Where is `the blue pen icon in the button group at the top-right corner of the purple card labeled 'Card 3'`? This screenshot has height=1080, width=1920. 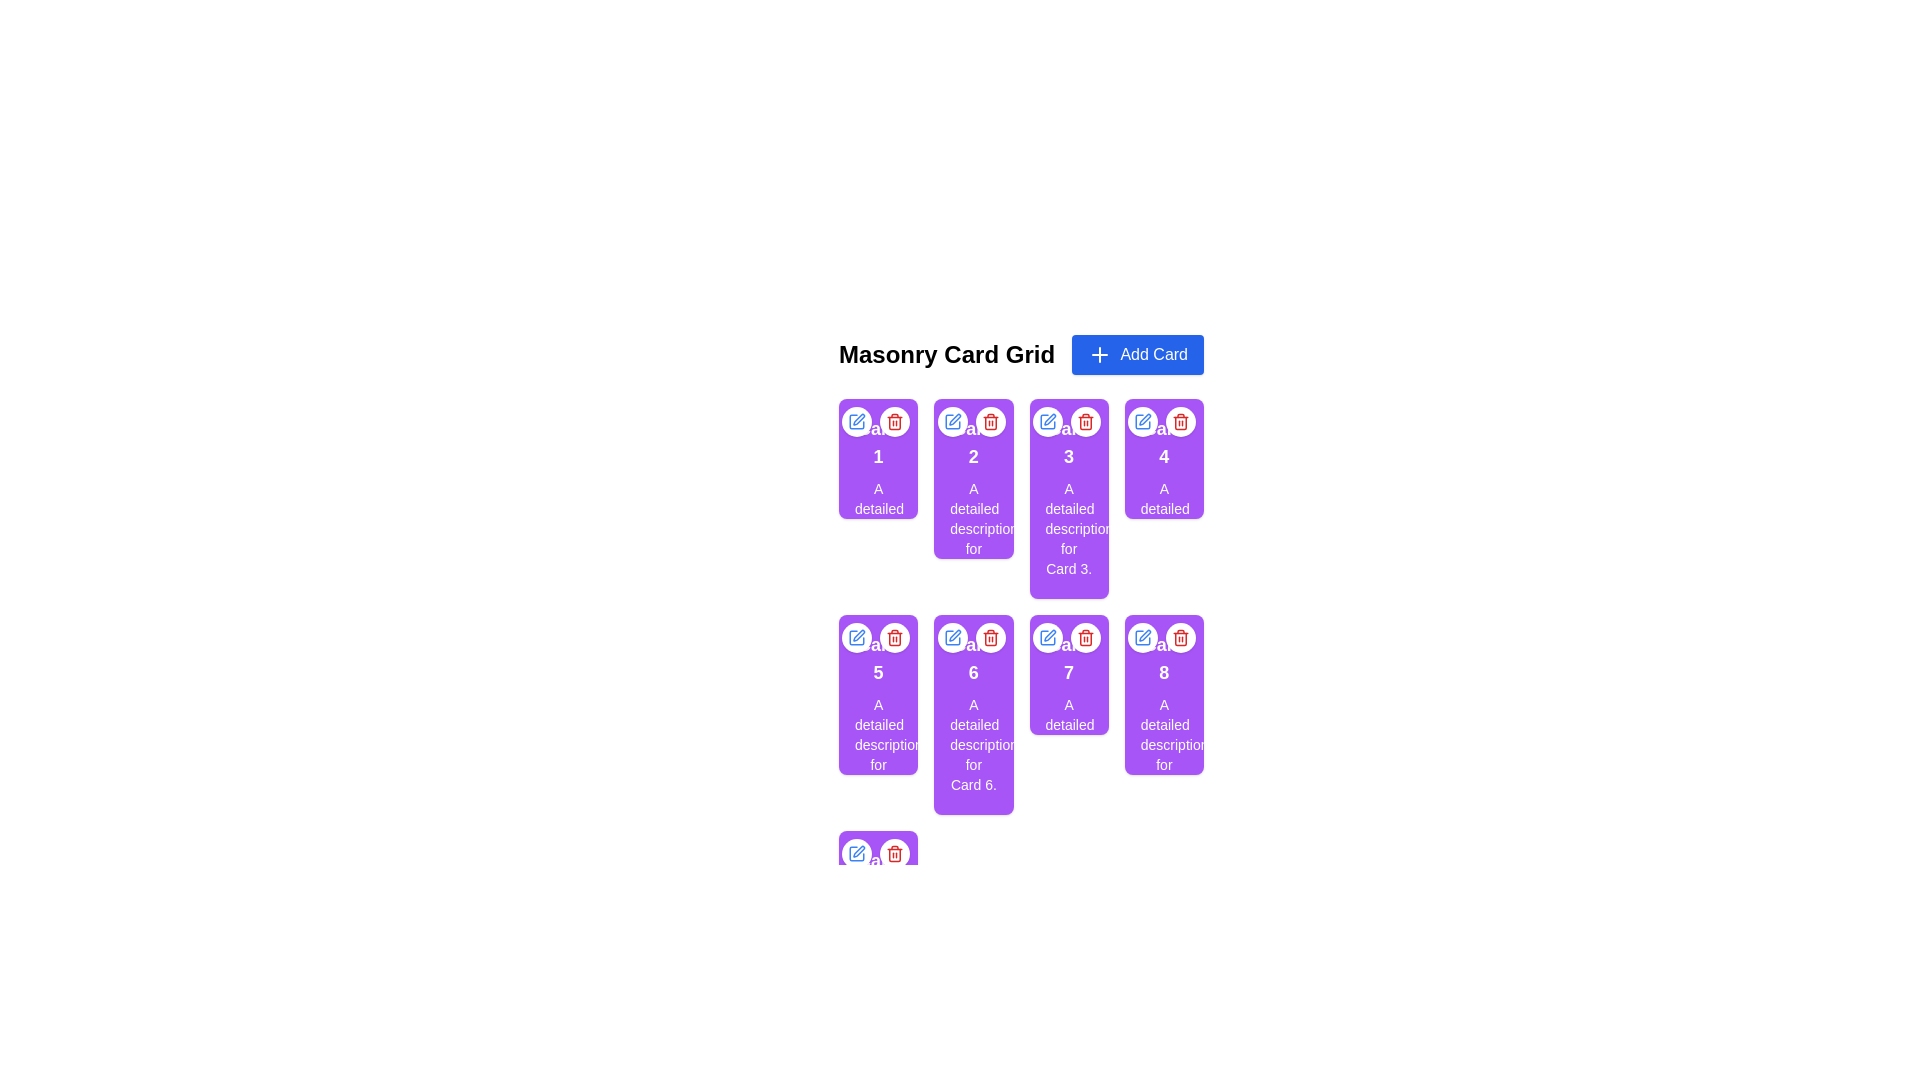 the blue pen icon in the button group at the top-right corner of the purple card labeled 'Card 3' is located at coordinates (1065, 420).